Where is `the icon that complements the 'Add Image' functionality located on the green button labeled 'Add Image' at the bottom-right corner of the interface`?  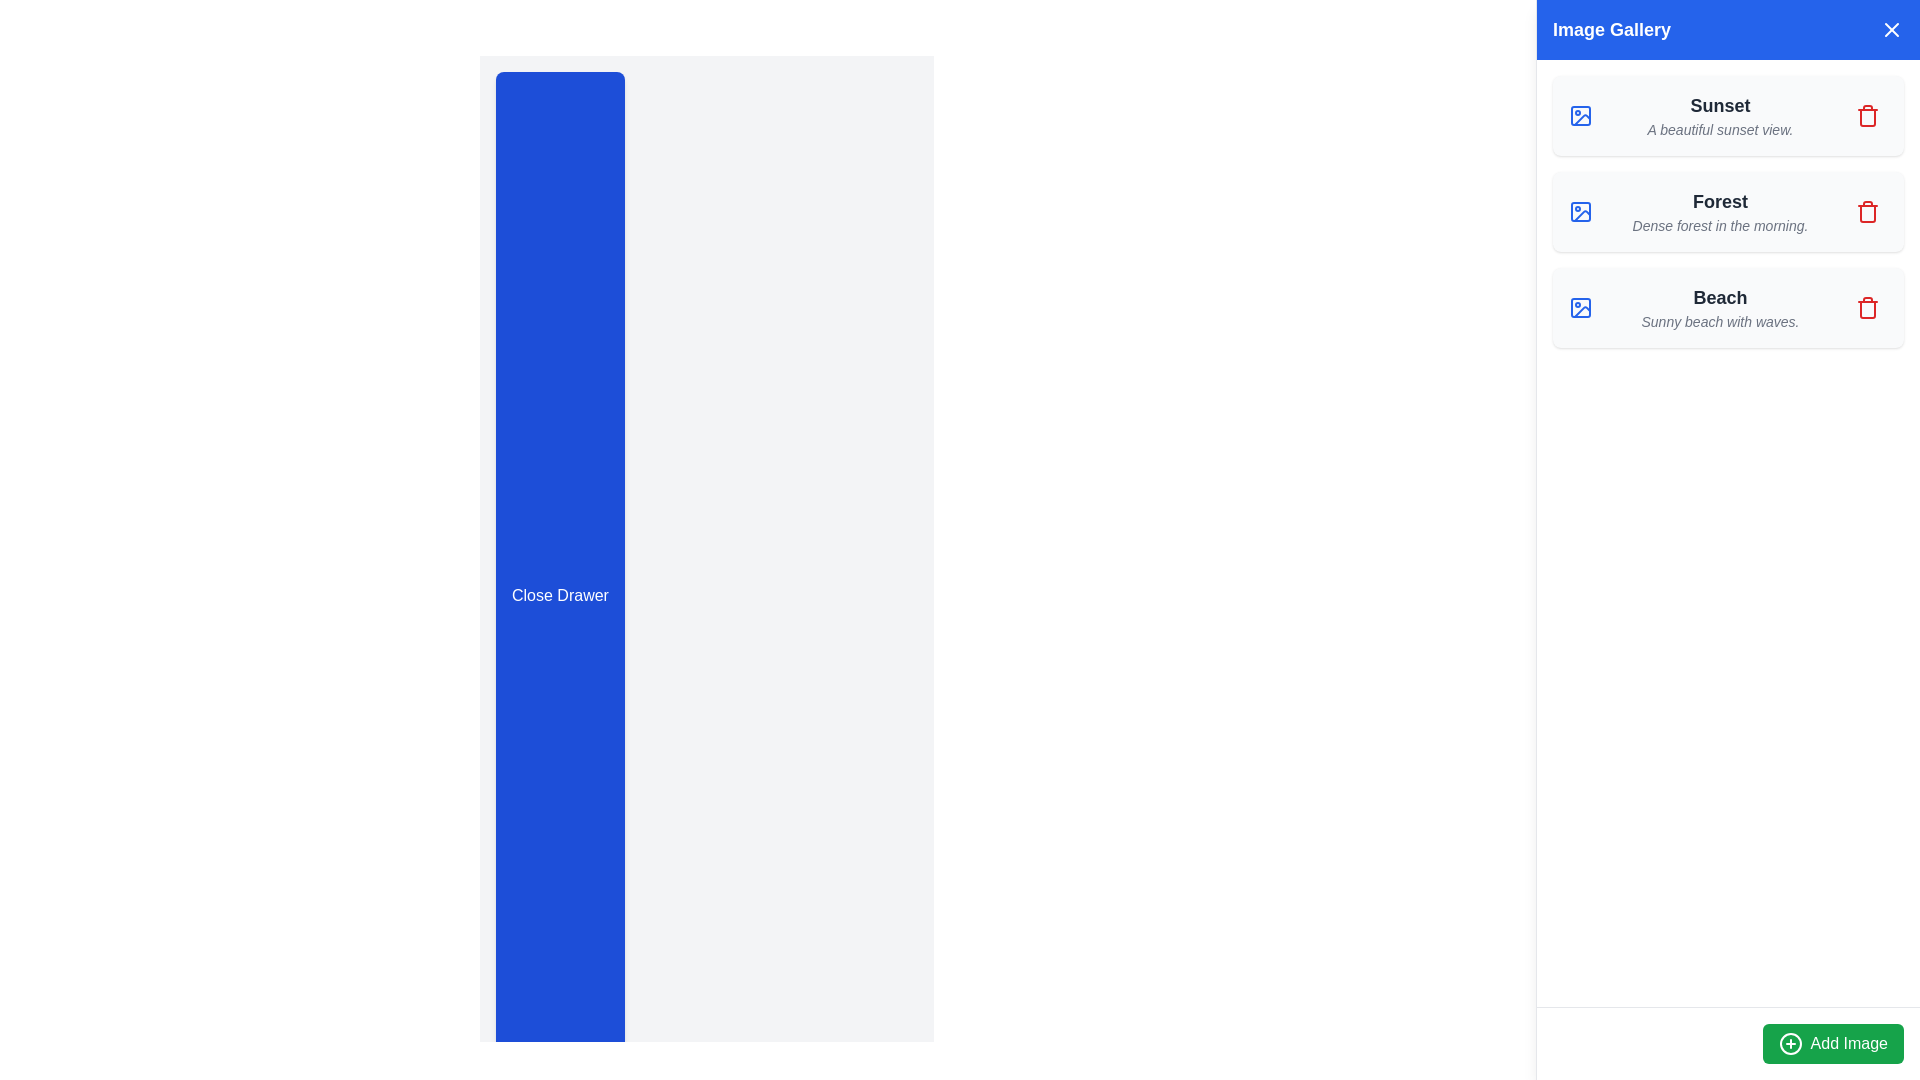
the icon that complements the 'Add Image' functionality located on the green button labeled 'Add Image' at the bottom-right corner of the interface is located at coordinates (1790, 1043).